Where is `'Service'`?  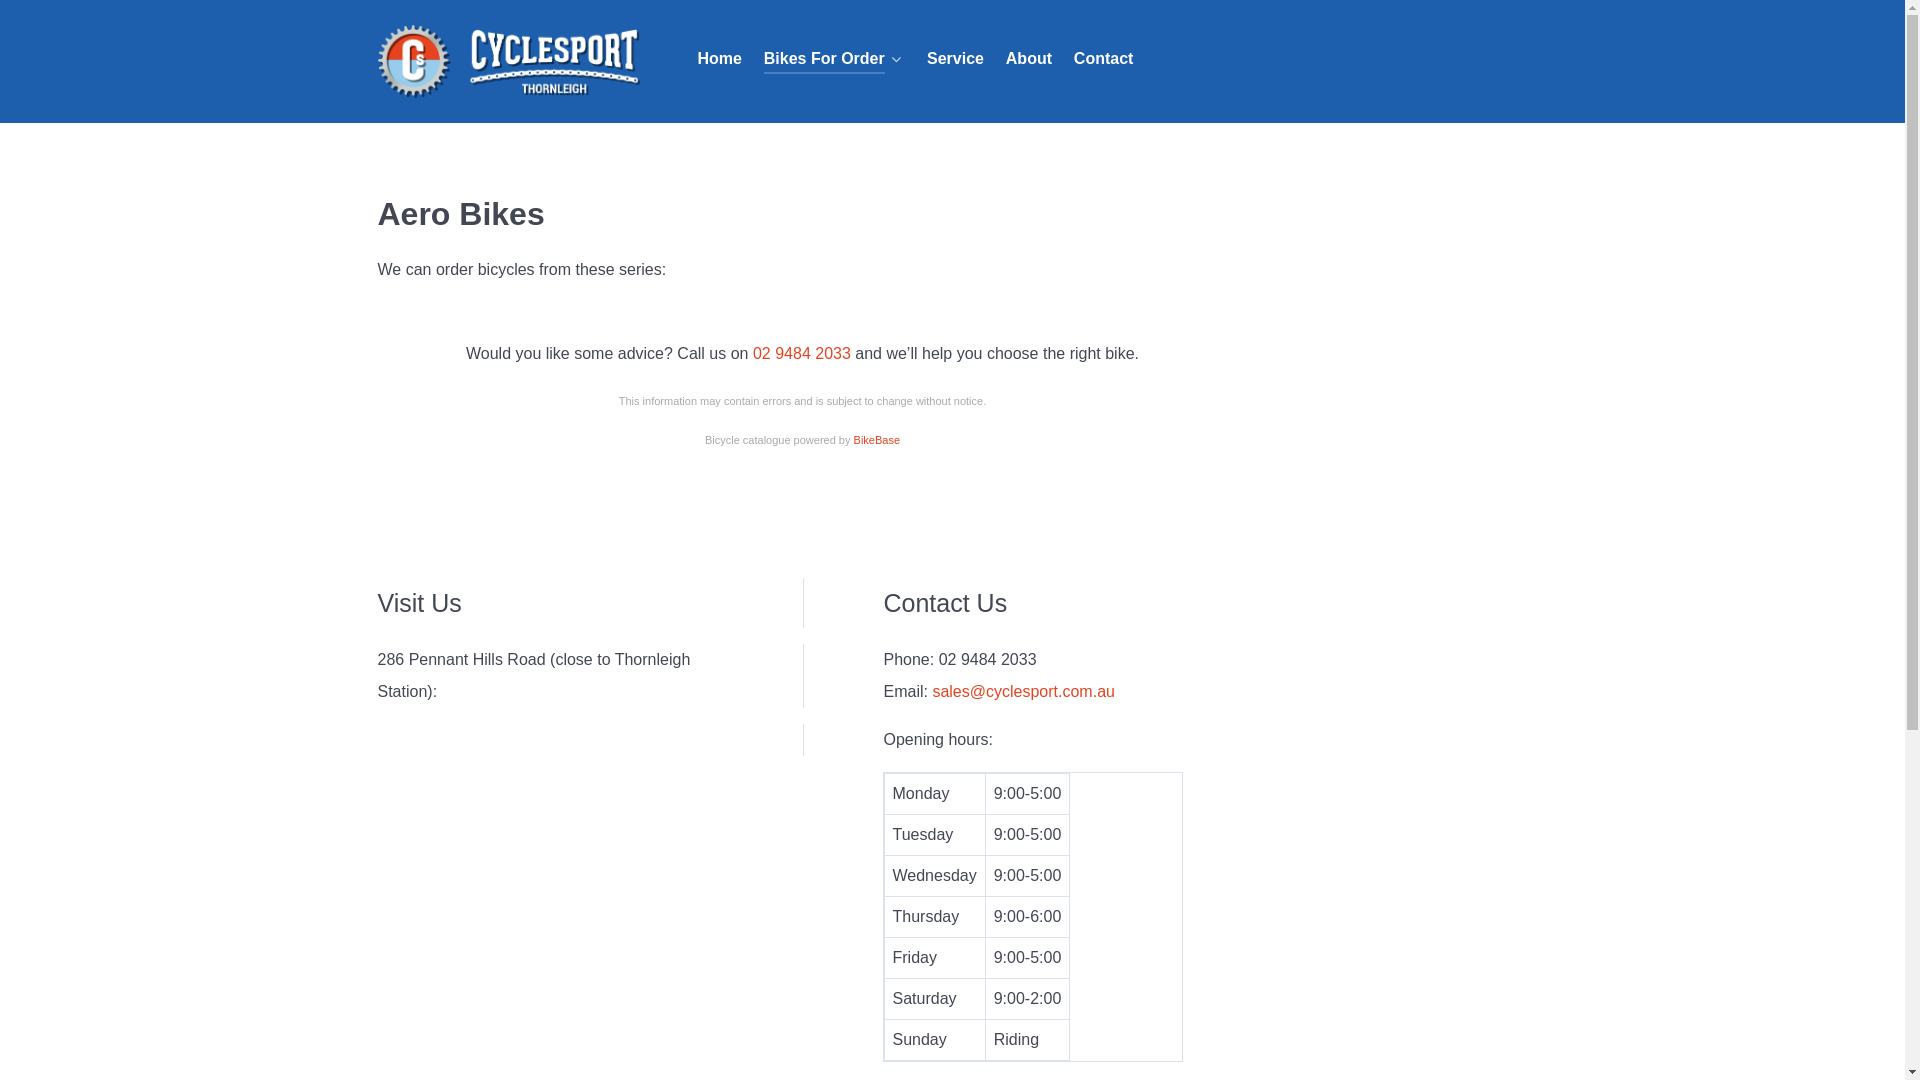
'Service' is located at coordinates (954, 59).